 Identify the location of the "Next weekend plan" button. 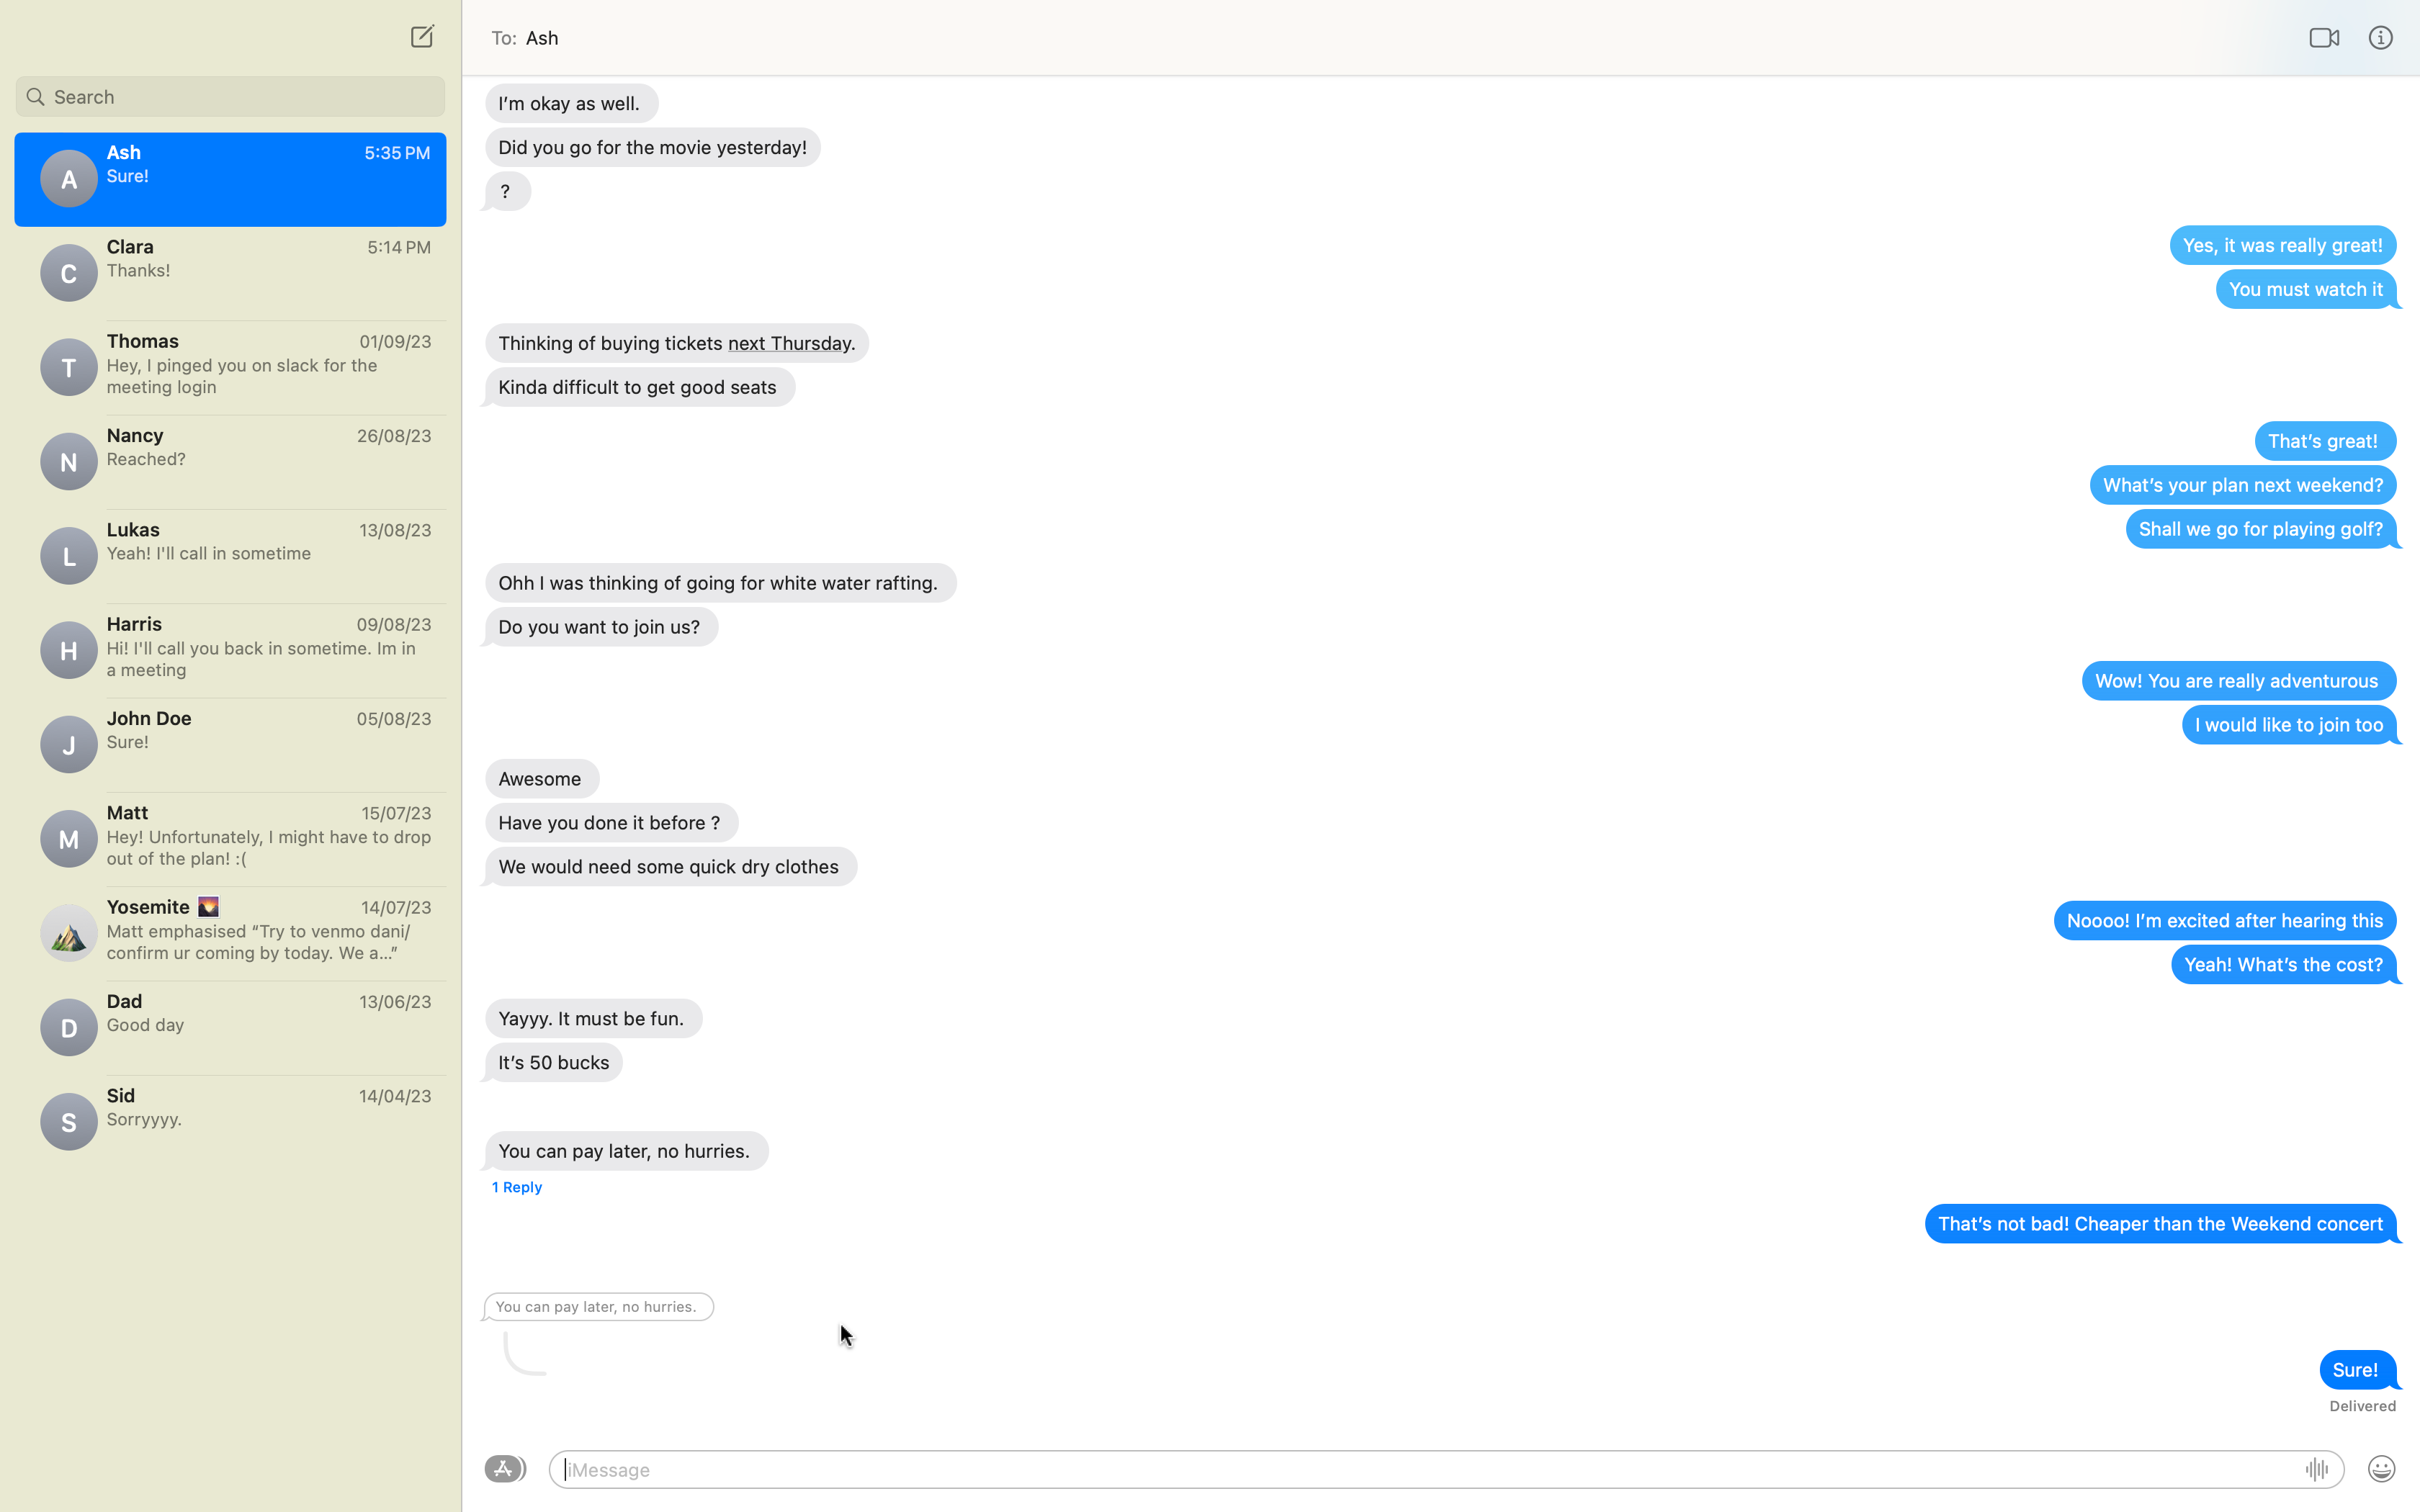
(2241, 483).